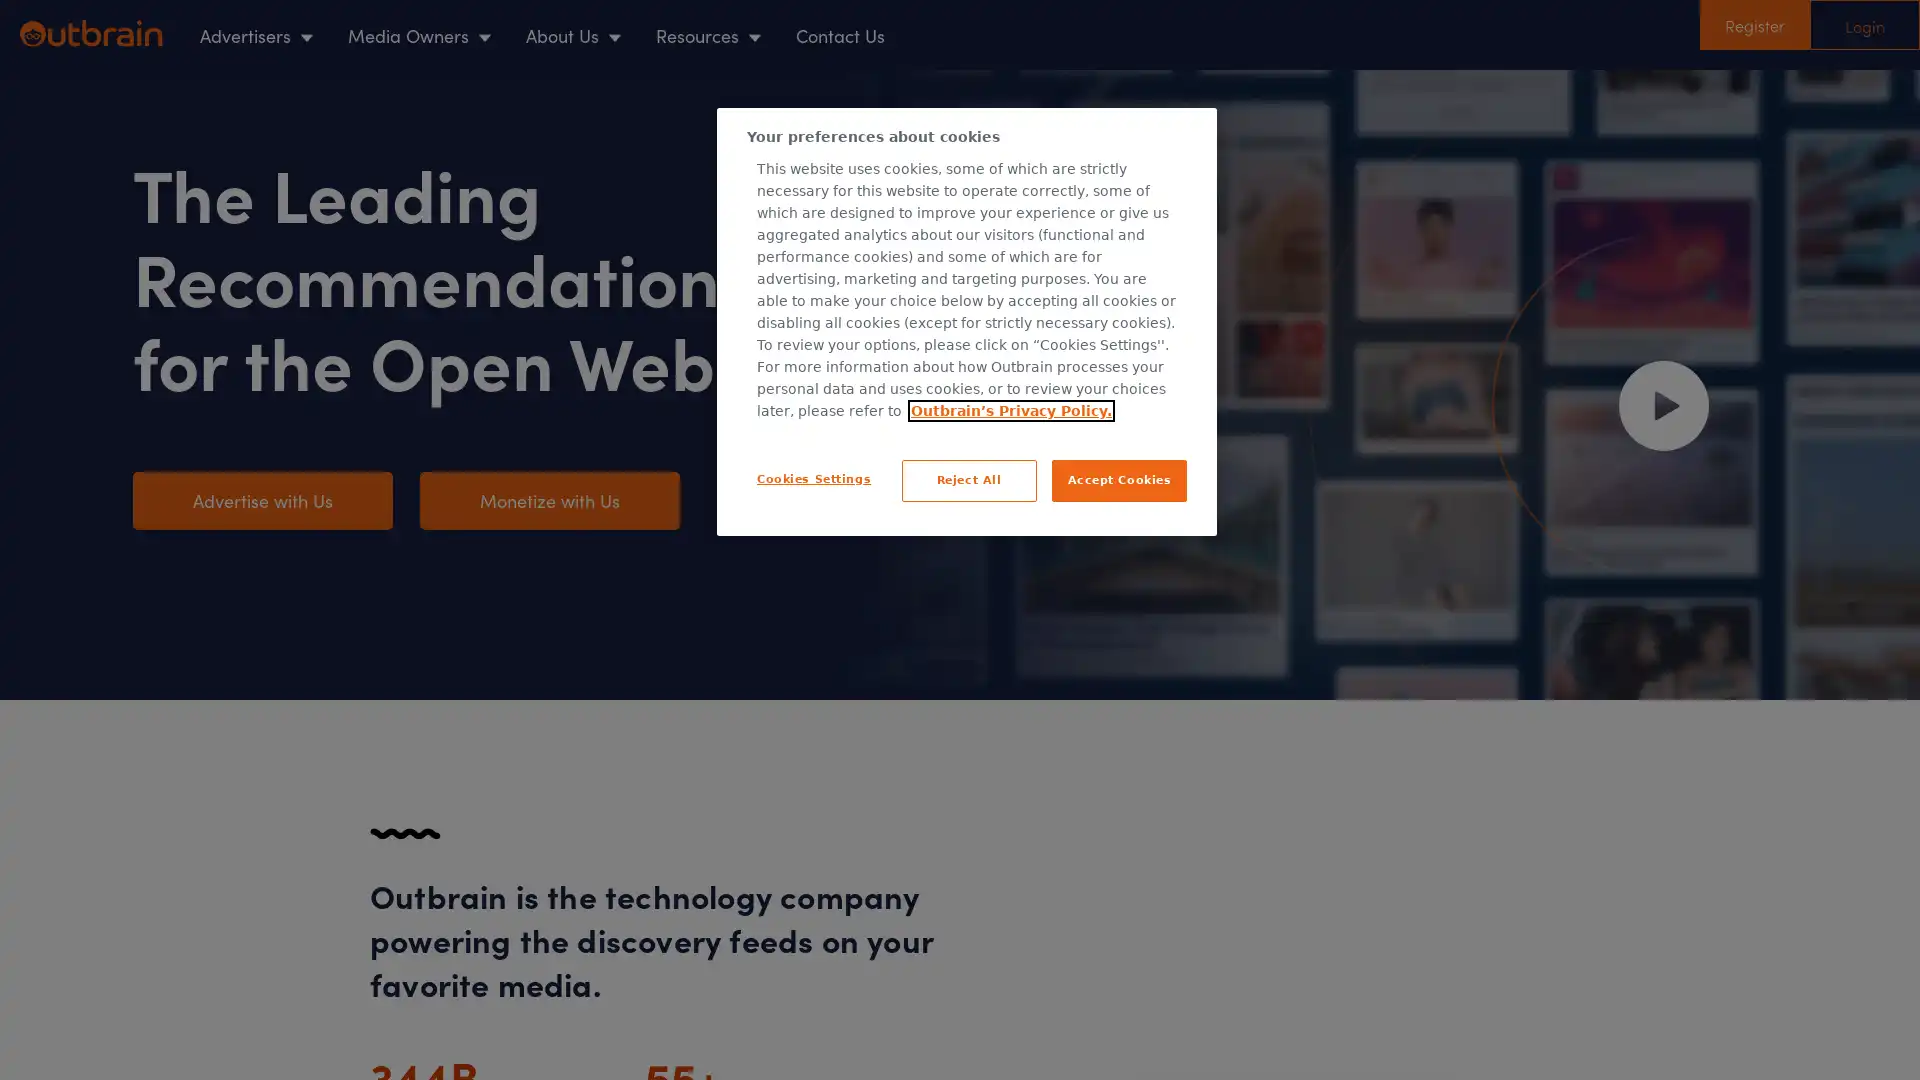 The height and width of the screenshot is (1080, 1920). Describe the element at coordinates (1118, 479) in the screenshot. I see `Accept Cookies` at that location.